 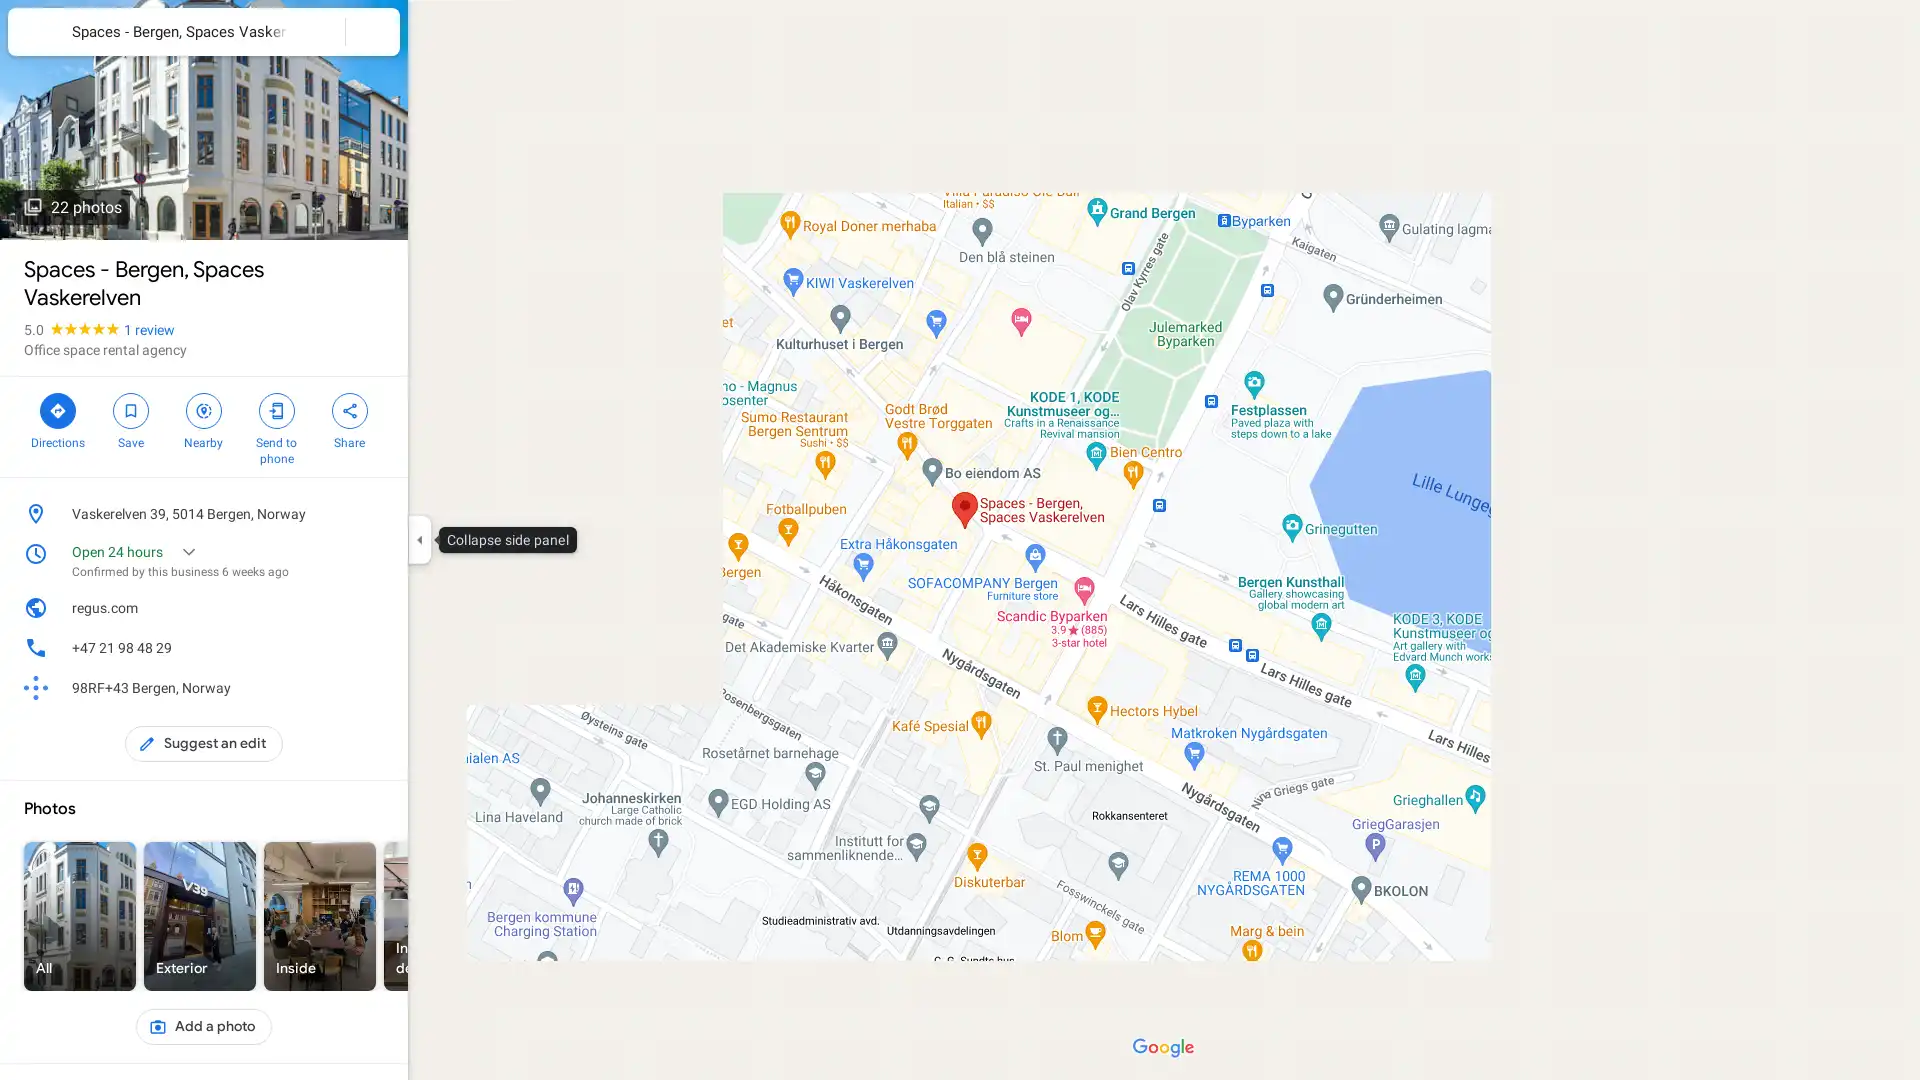 I want to click on All, so click(x=80, y=916).